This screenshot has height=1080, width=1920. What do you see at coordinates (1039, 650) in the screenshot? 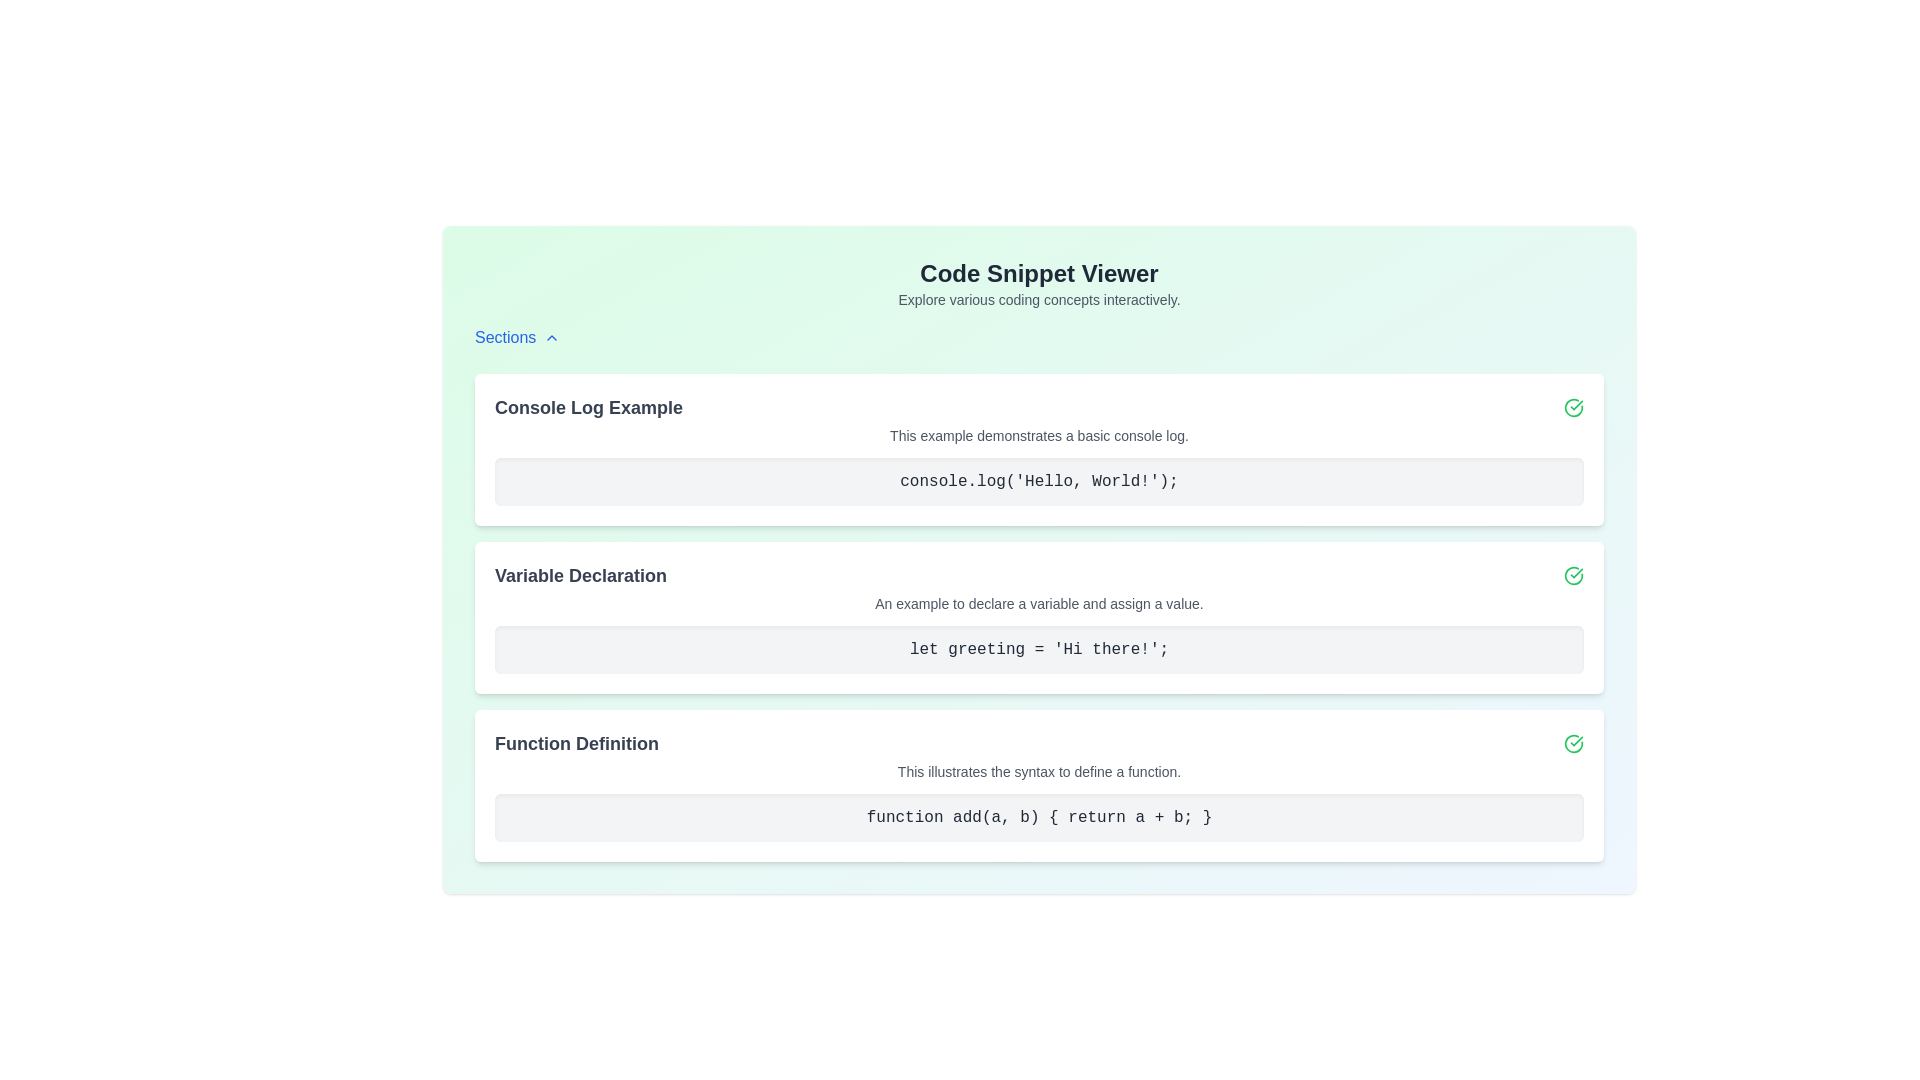
I see `the text displaying the code snippet 'let greeting = 'Hi there!';' located in the center of the 'Variable Declaration' section of the 'Code Snippet Viewer' interface` at bounding box center [1039, 650].